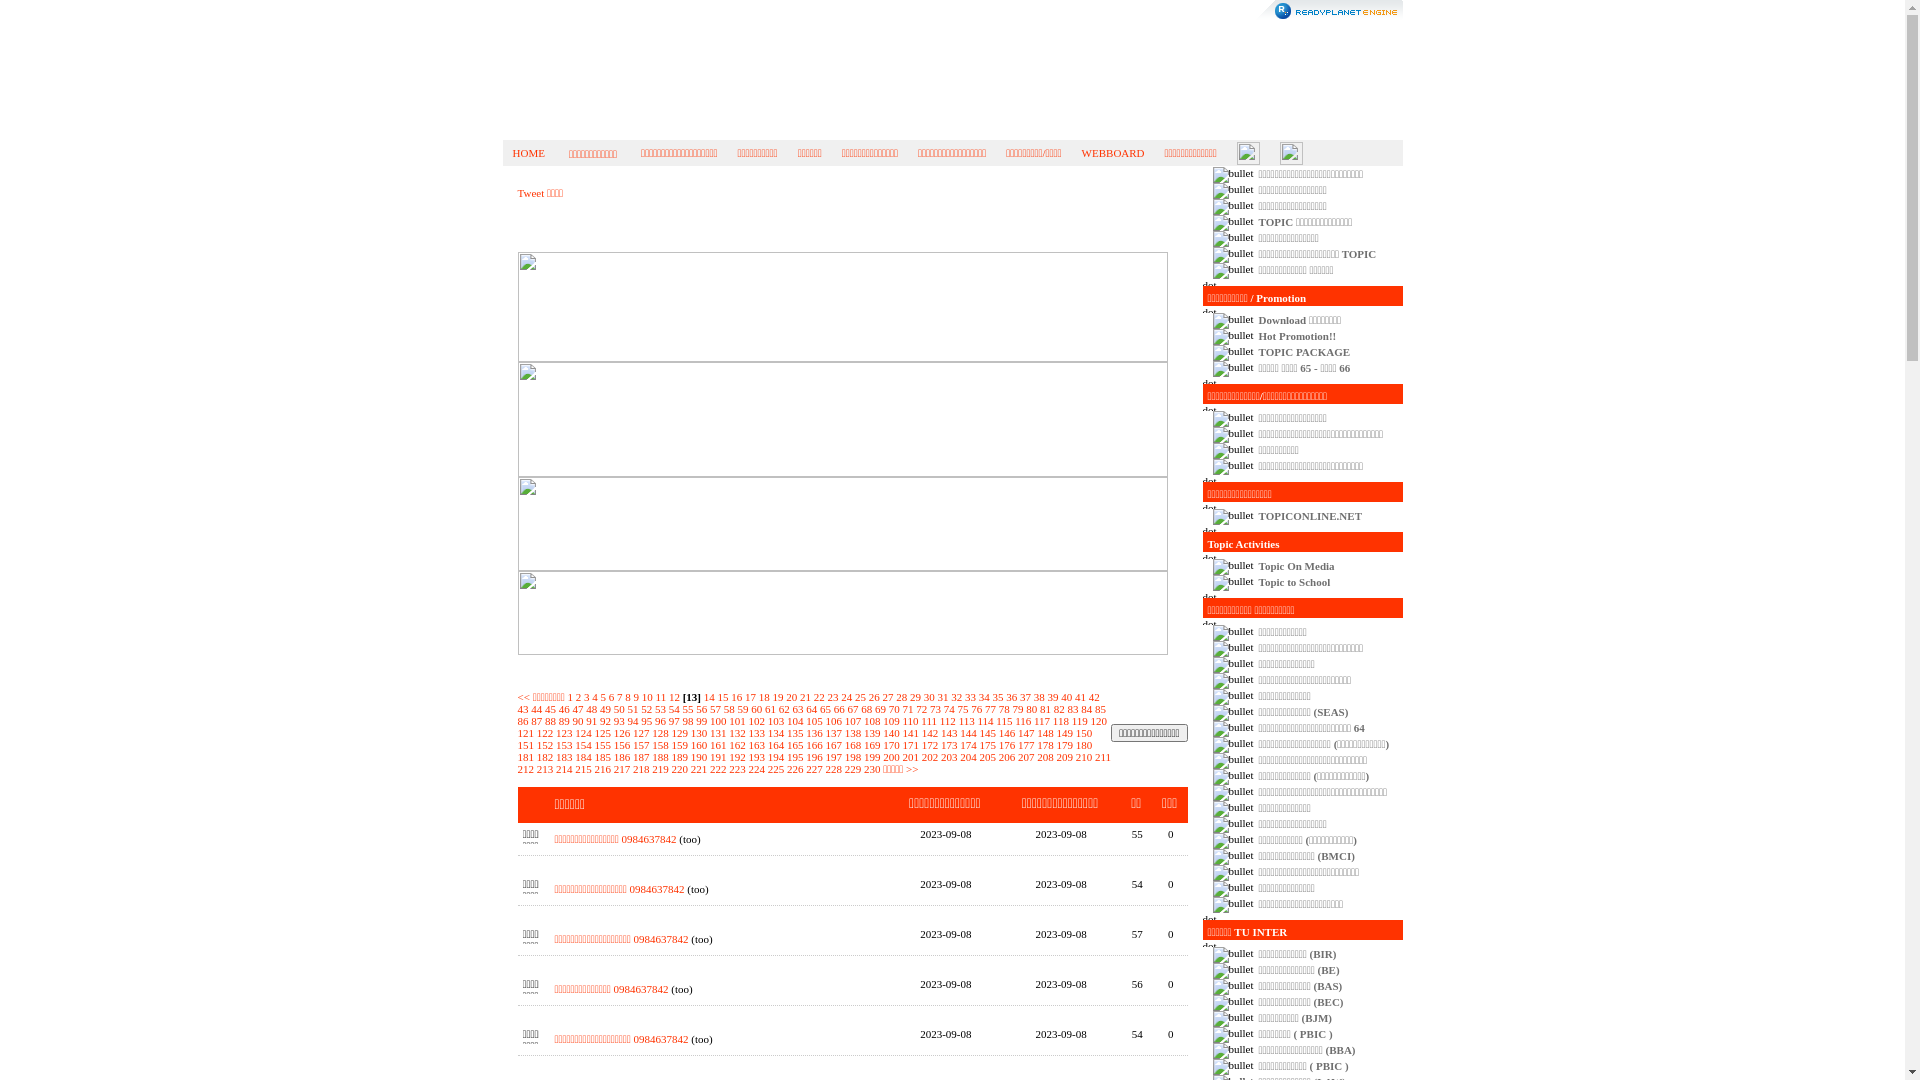  Describe the element at coordinates (1026, 756) in the screenshot. I see `'207'` at that location.